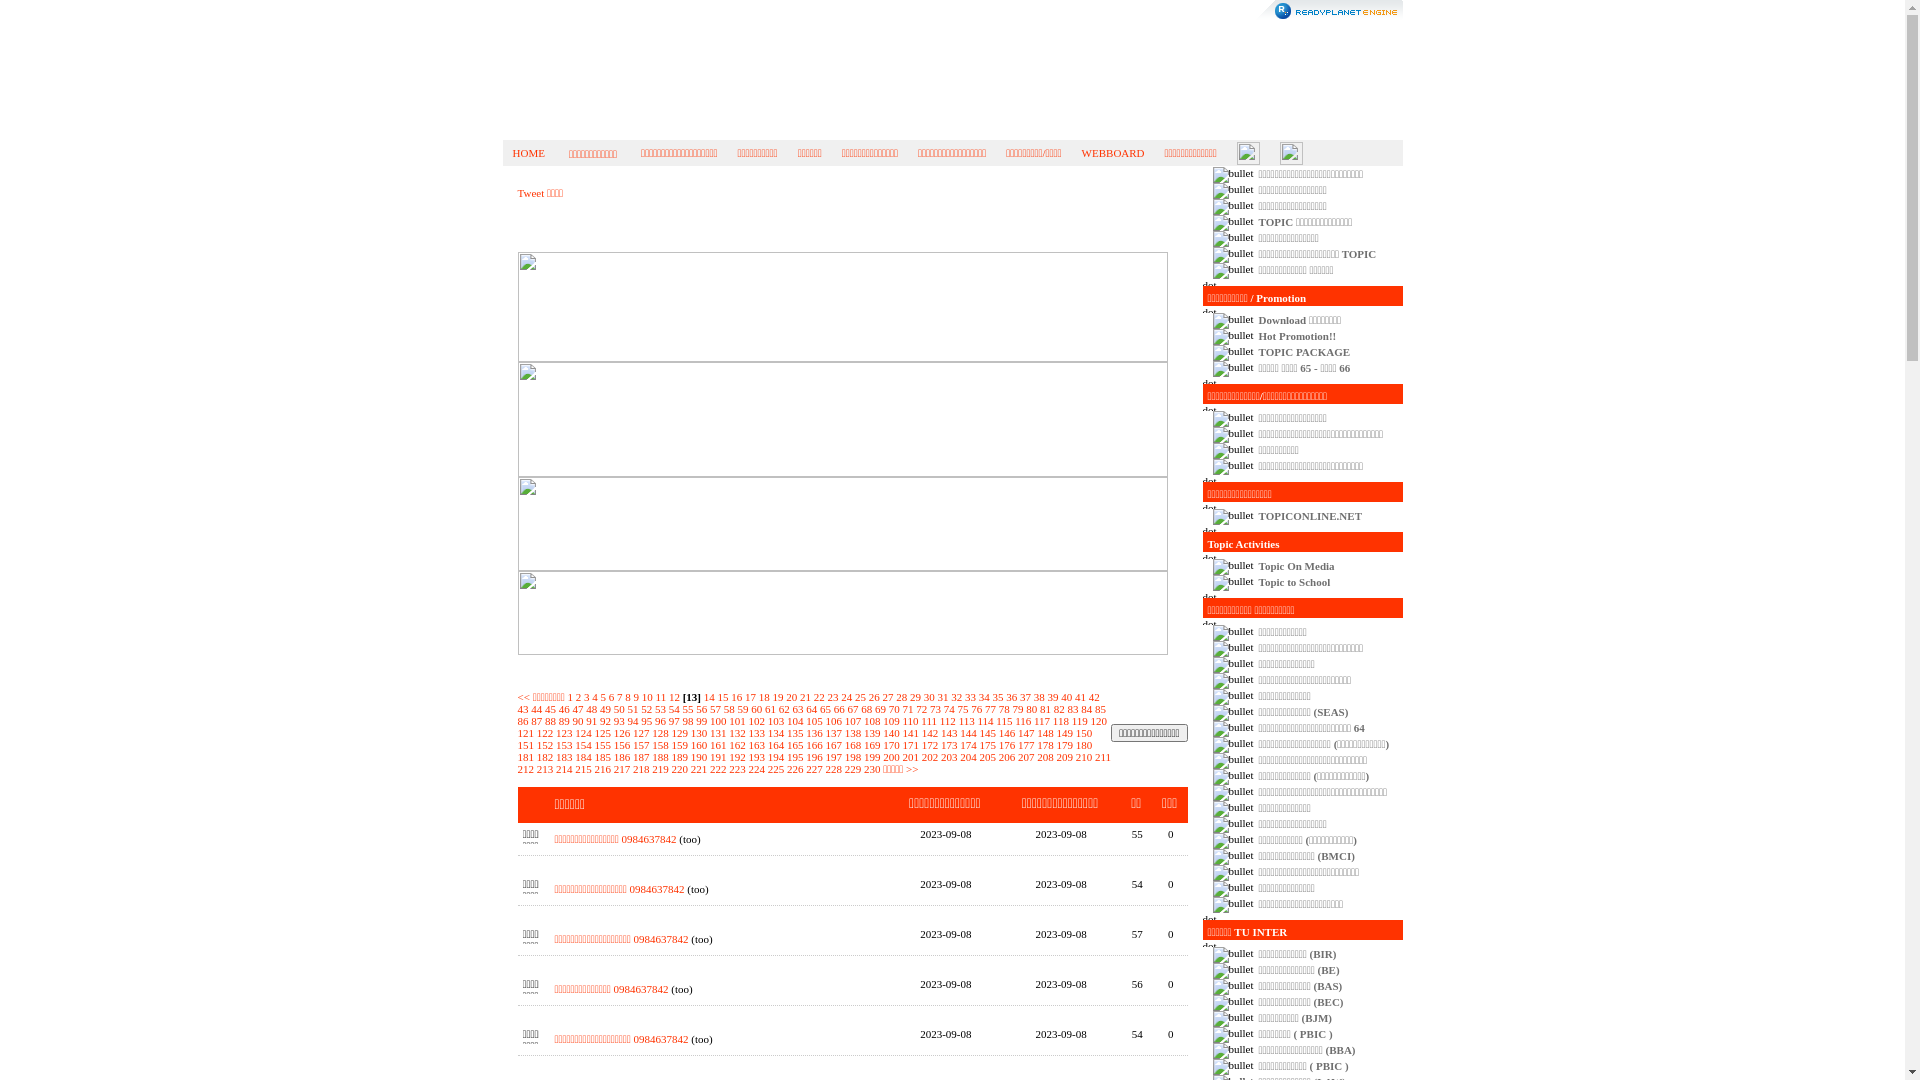  Describe the element at coordinates (1026, 756) in the screenshot. I see `'207'` at that location.